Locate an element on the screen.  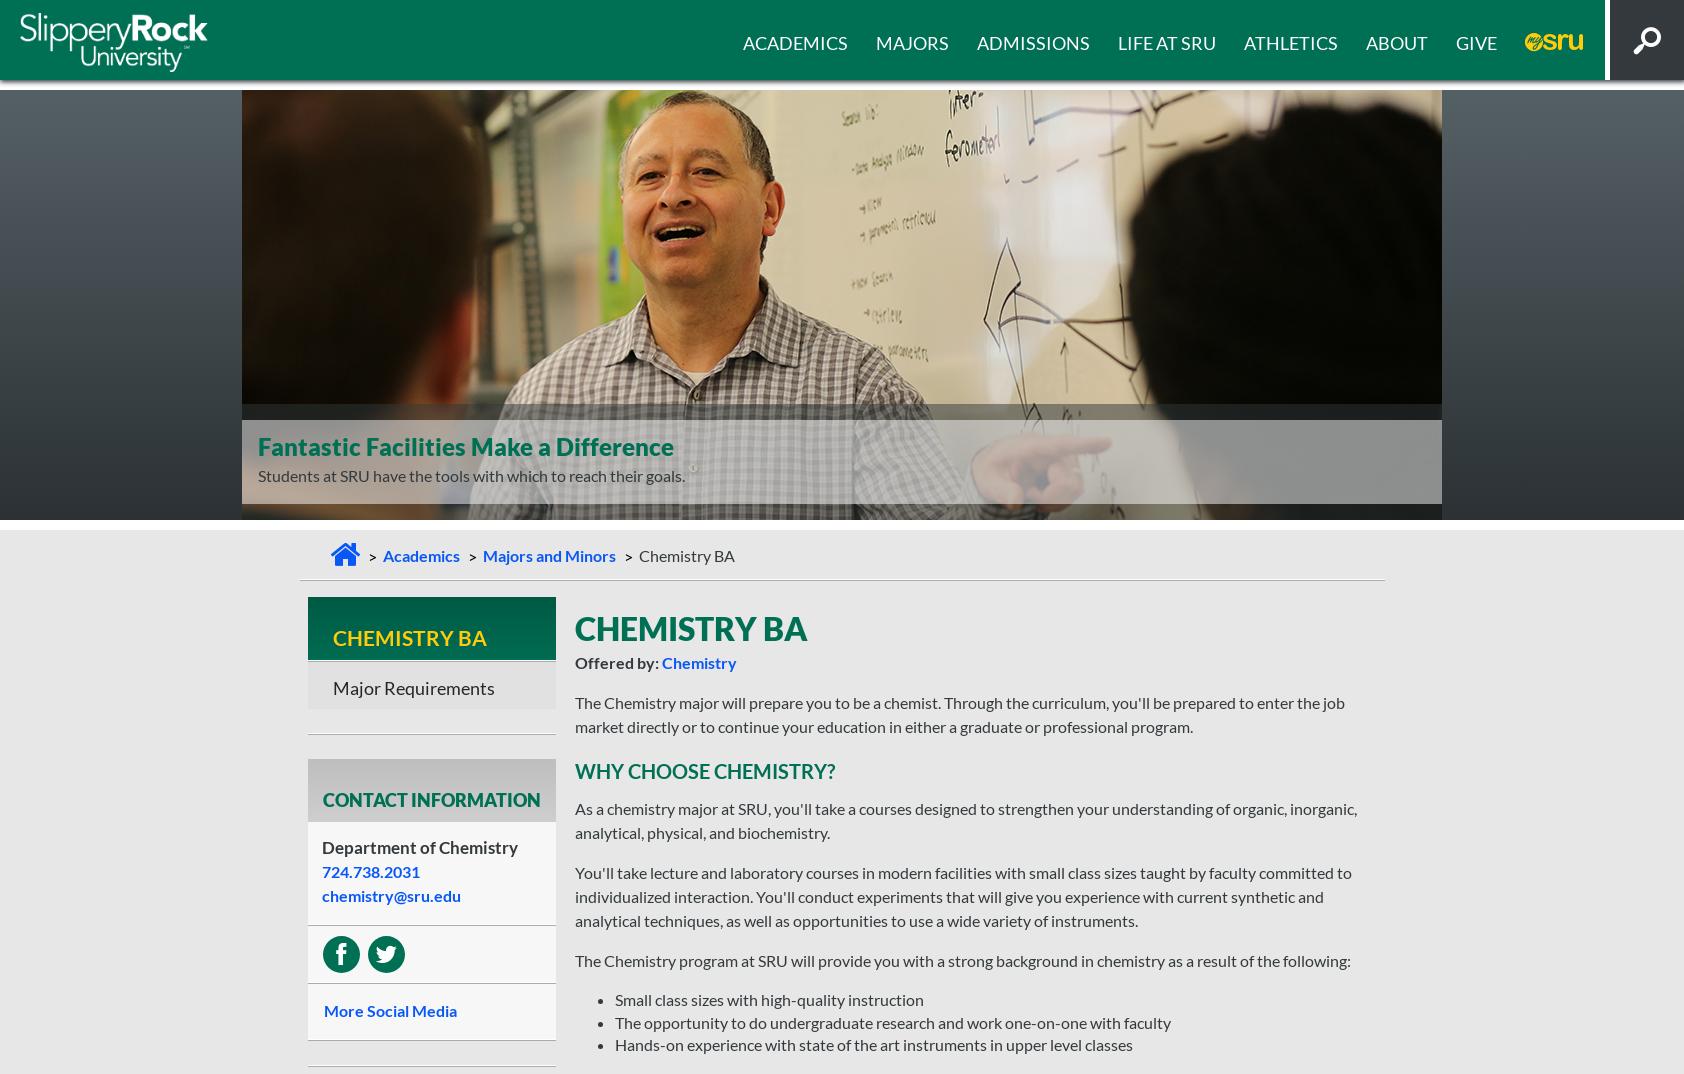
'The opportunity to do undergraduate research and work one-on-one with faculty' is located at coordinates (892, 1021).